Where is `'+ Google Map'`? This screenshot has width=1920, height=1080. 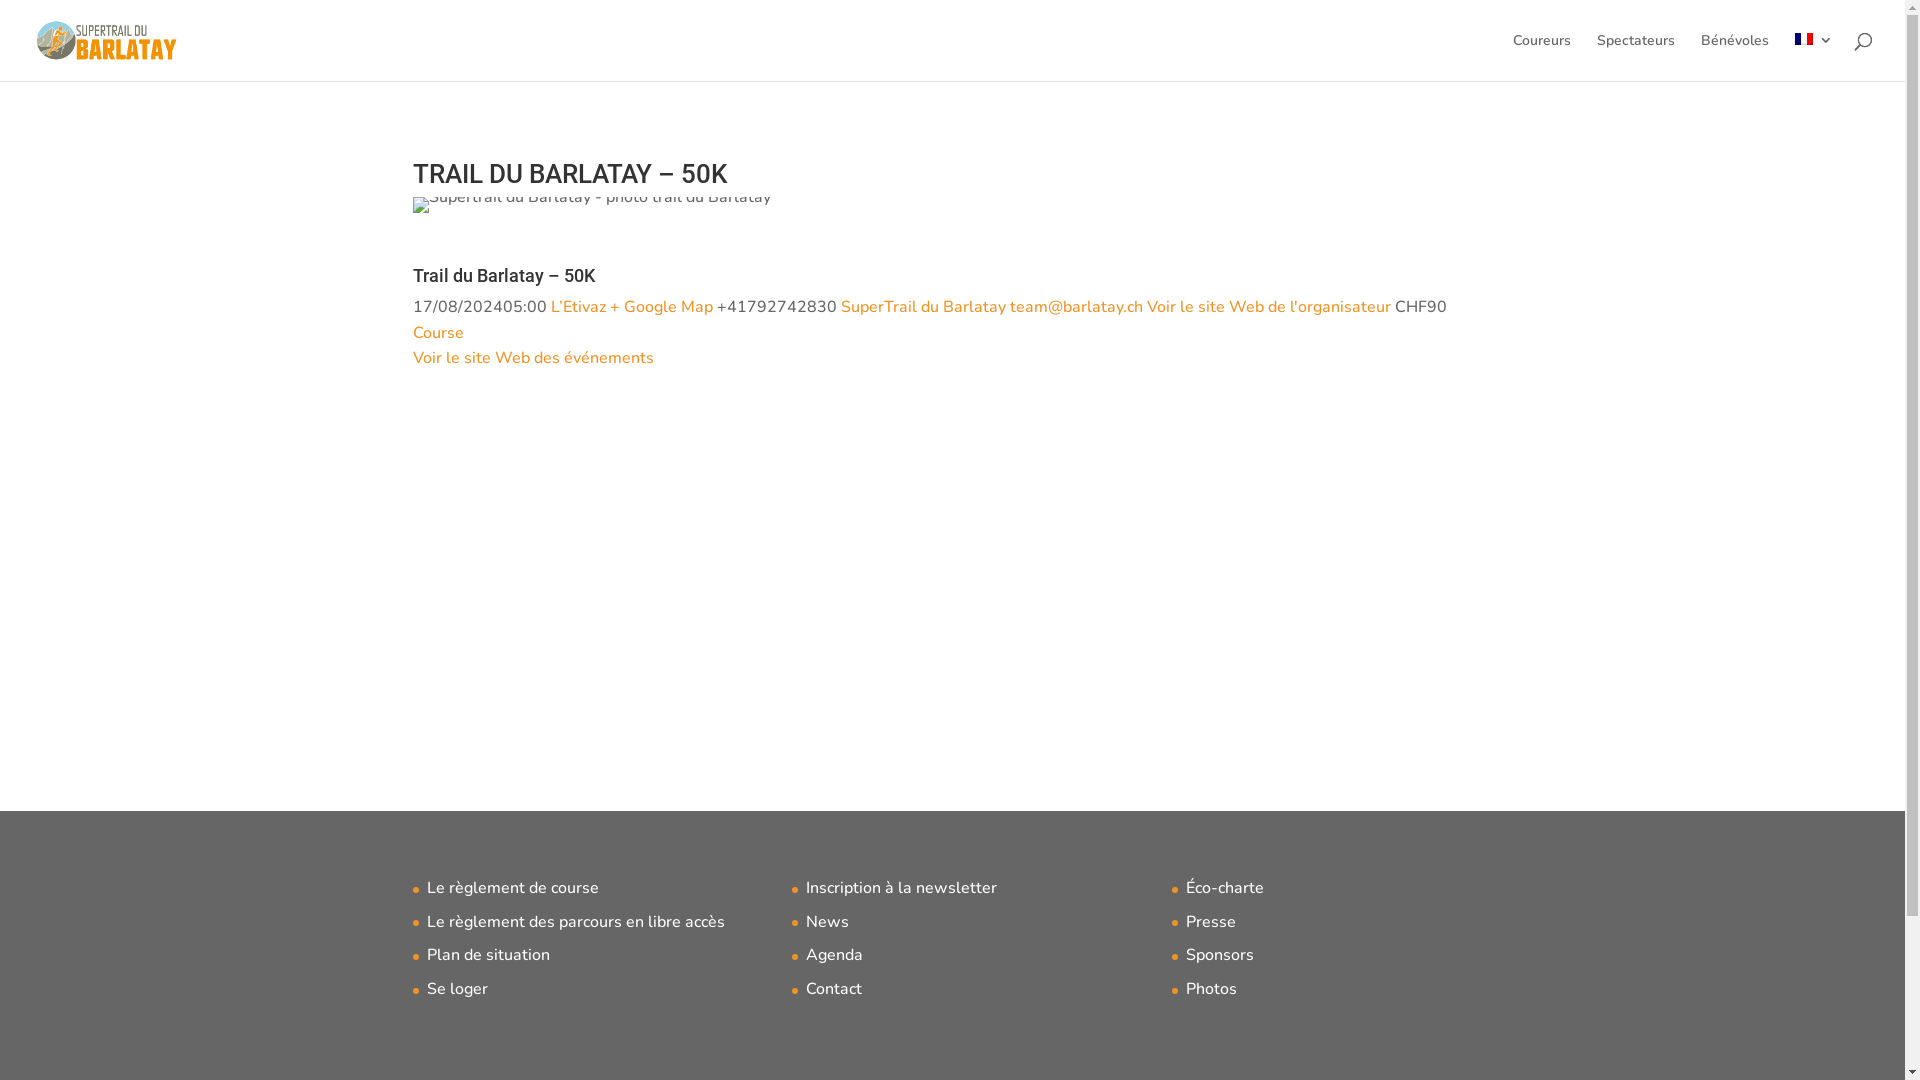 '+ Google Map' is located at coordinates (608, 307).